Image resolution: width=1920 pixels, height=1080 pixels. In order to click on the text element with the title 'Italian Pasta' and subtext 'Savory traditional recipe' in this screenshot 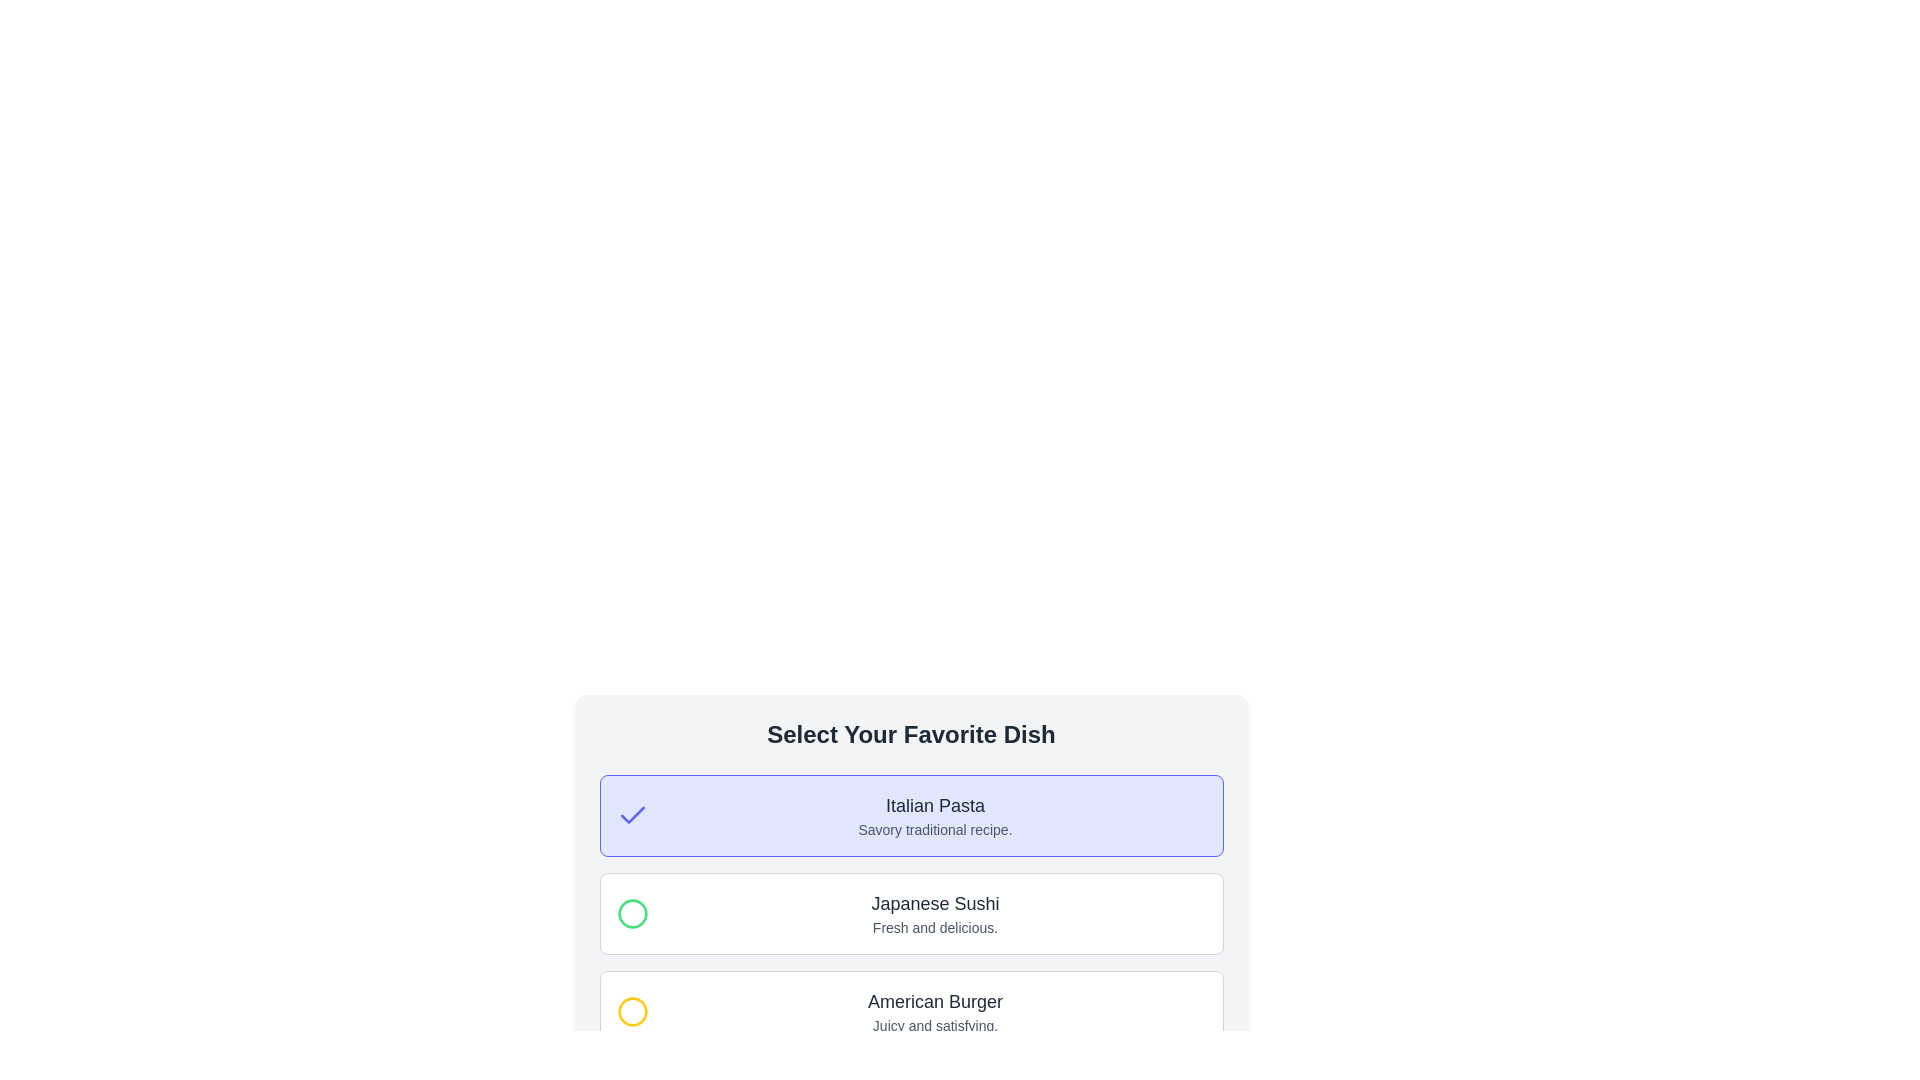, I will do `click(934, 816)`.